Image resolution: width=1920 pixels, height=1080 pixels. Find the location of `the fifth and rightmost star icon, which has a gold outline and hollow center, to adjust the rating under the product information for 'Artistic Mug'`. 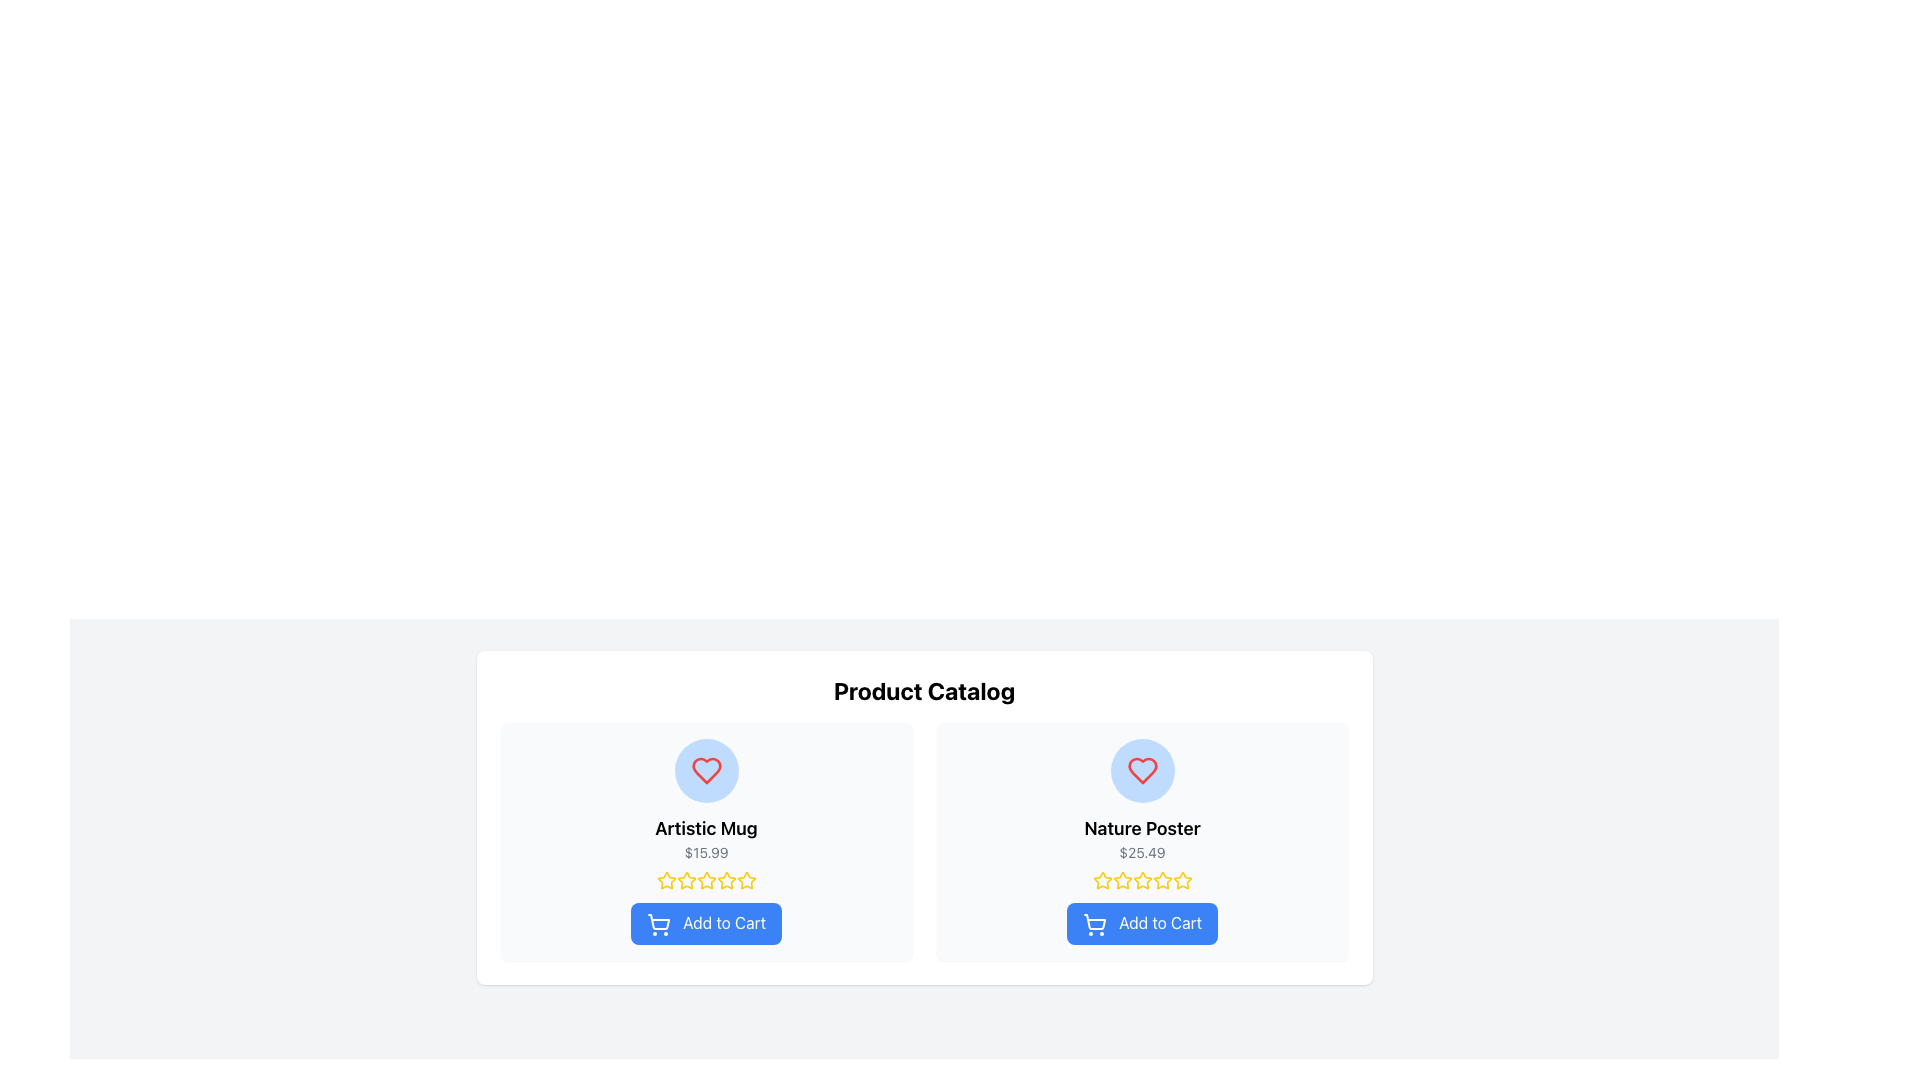

the fifth and rightmost star icon, which has a gold outline and hollow center, to adjust the rating under the product information for 'Artistic Mug' is located at coordinates (745, 879).